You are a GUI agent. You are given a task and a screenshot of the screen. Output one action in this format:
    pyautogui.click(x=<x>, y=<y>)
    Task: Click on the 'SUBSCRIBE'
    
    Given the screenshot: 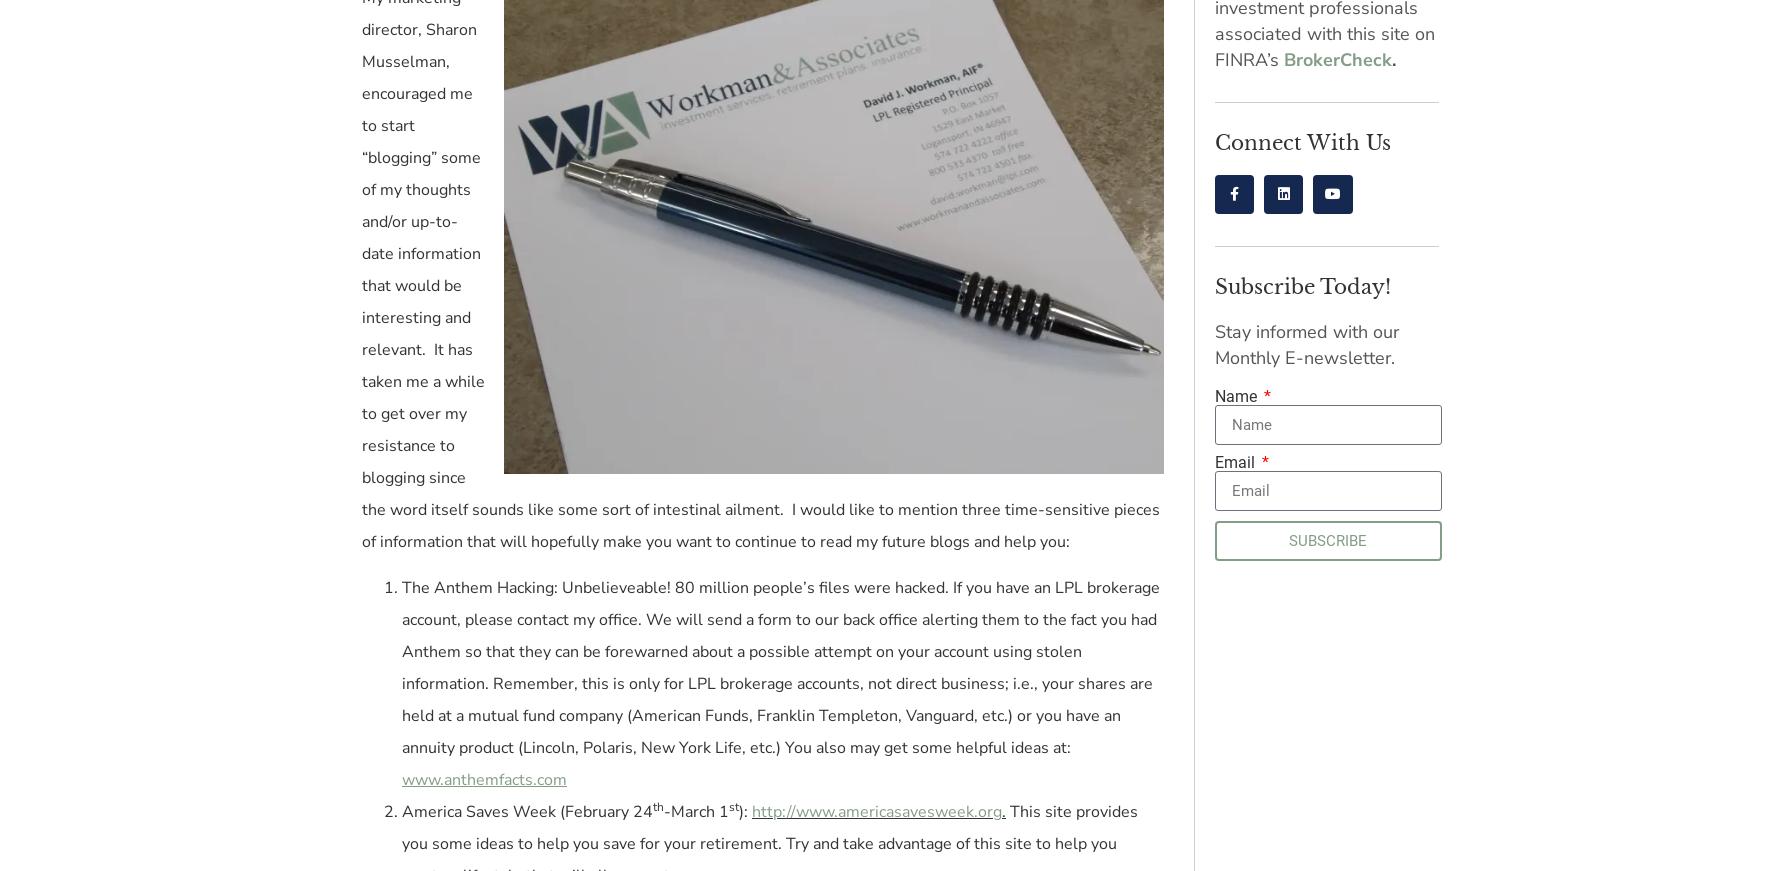 What is the action you would take?
    pyautogui.click(x=1287, y=540)
    